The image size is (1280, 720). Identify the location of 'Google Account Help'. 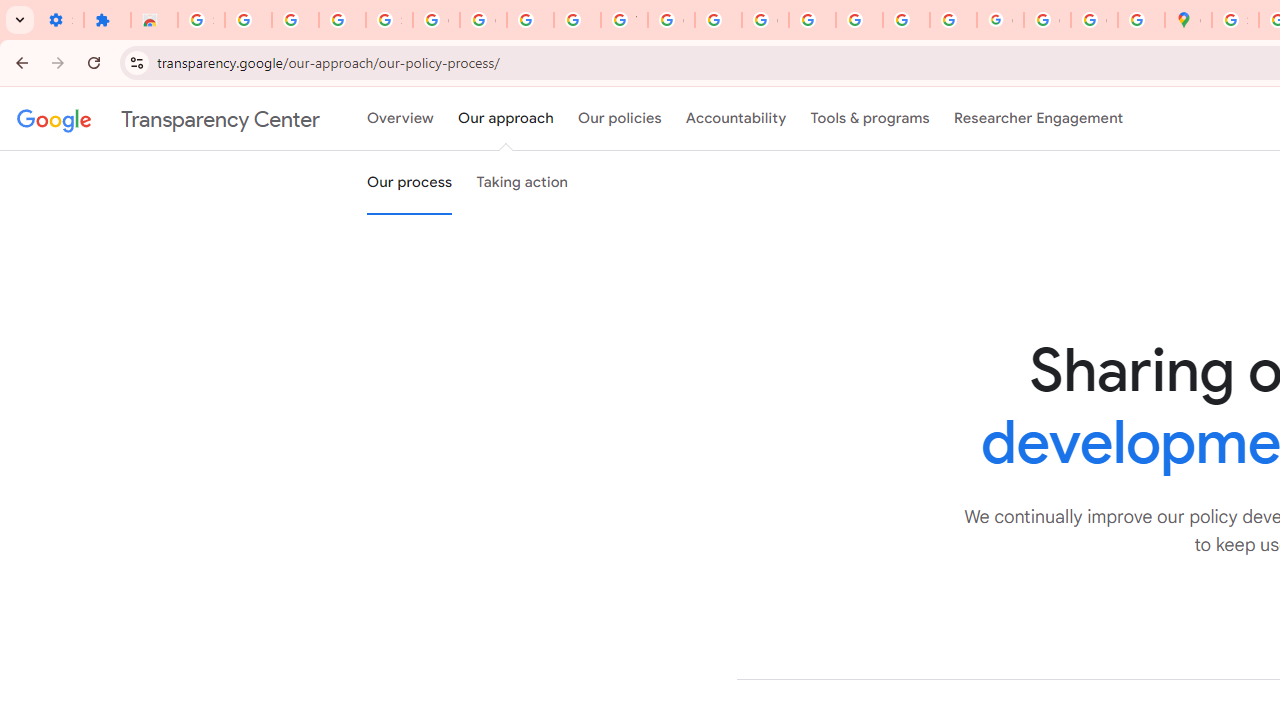
(435, 20).